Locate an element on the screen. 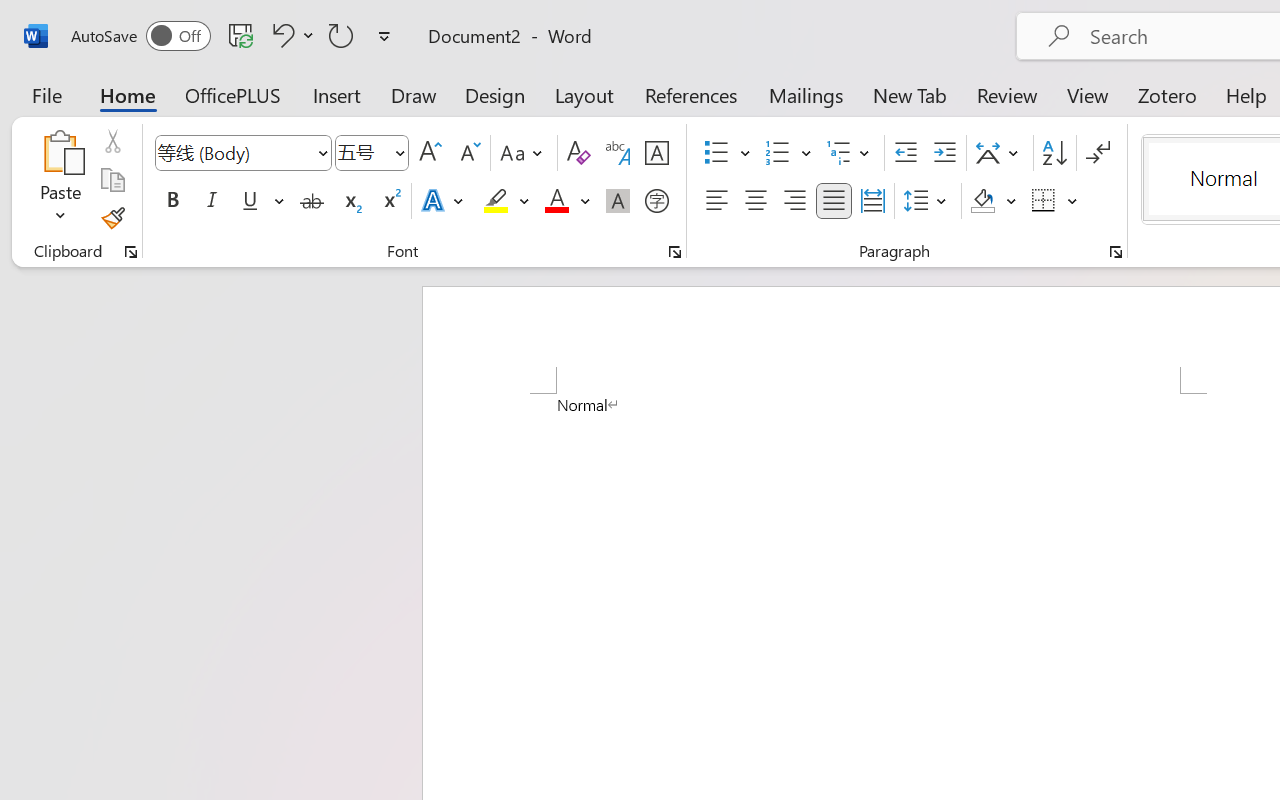 The width and height of the screenshot is (1280, 800). 'Mailings' is located at coordinates (806, 94).